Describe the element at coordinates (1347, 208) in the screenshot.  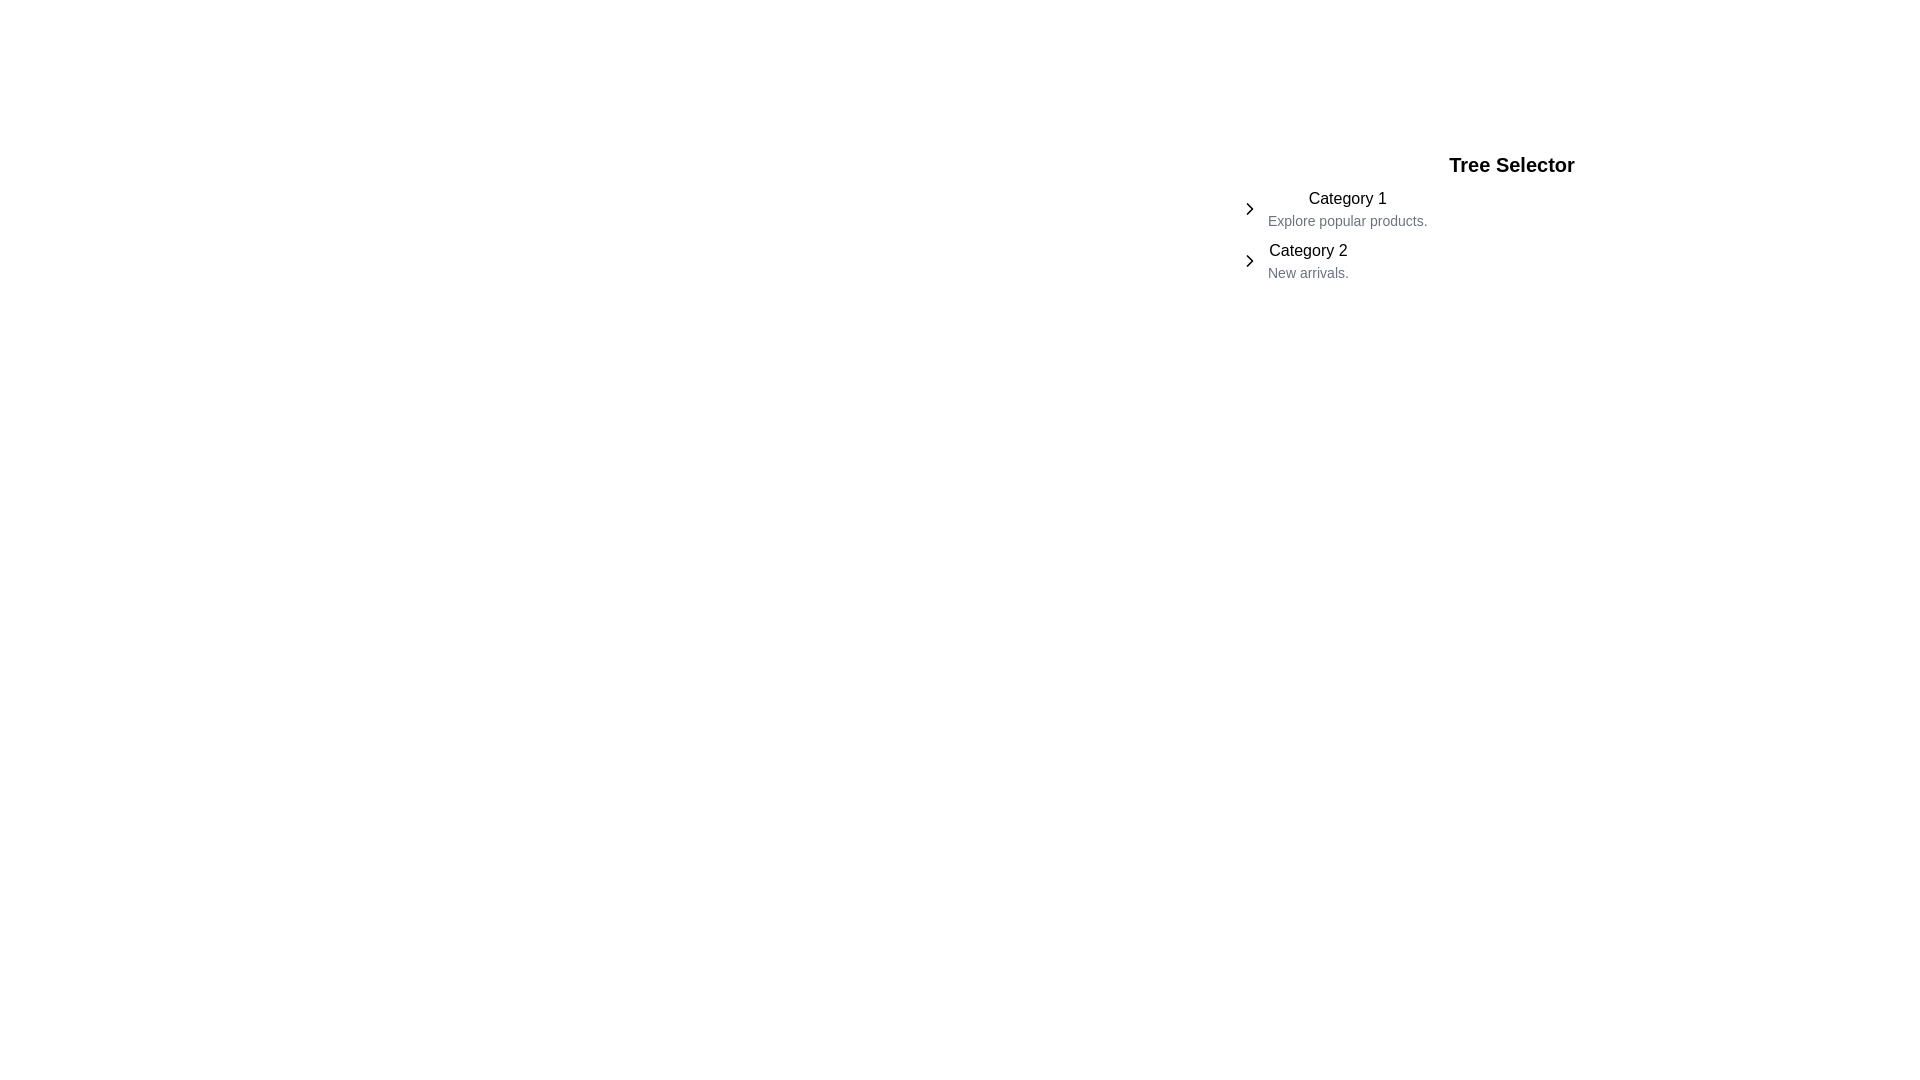
I see `the first list item in the category selection system` at that location.